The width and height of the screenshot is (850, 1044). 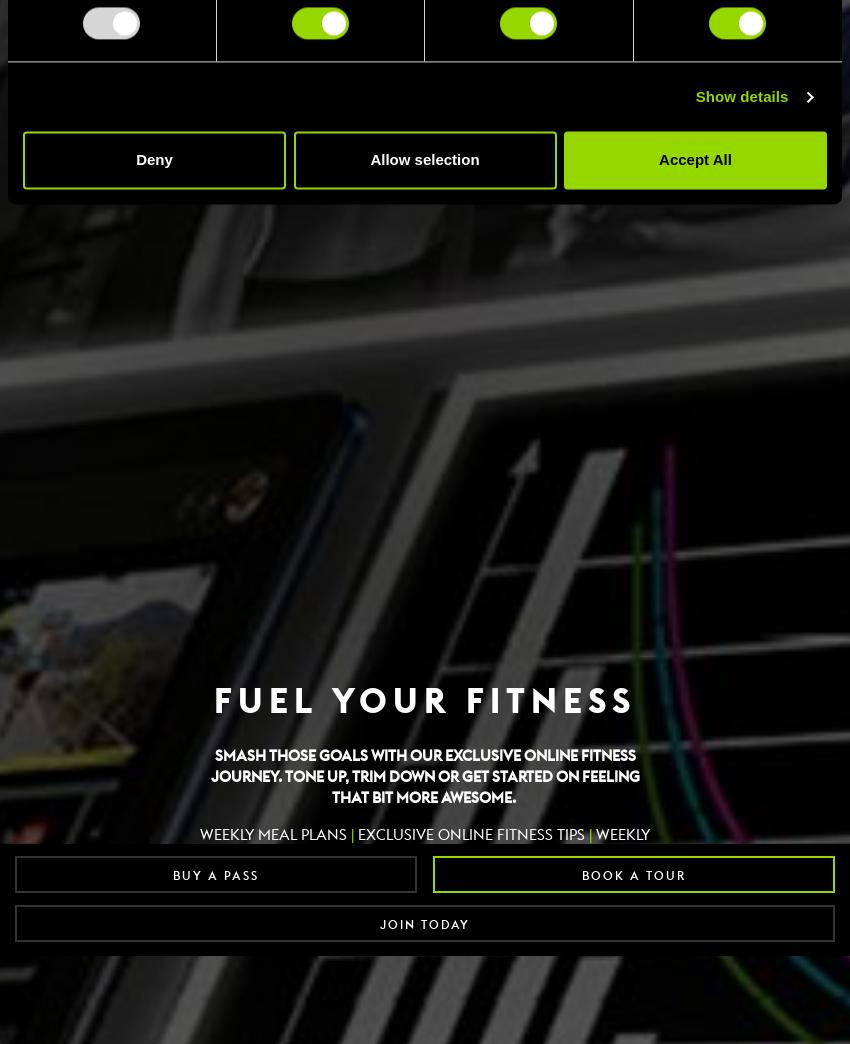 What do you see at coordinates (154, 158) in the screenshot?
I see `'Deny'` at bounding box center [154, 158].